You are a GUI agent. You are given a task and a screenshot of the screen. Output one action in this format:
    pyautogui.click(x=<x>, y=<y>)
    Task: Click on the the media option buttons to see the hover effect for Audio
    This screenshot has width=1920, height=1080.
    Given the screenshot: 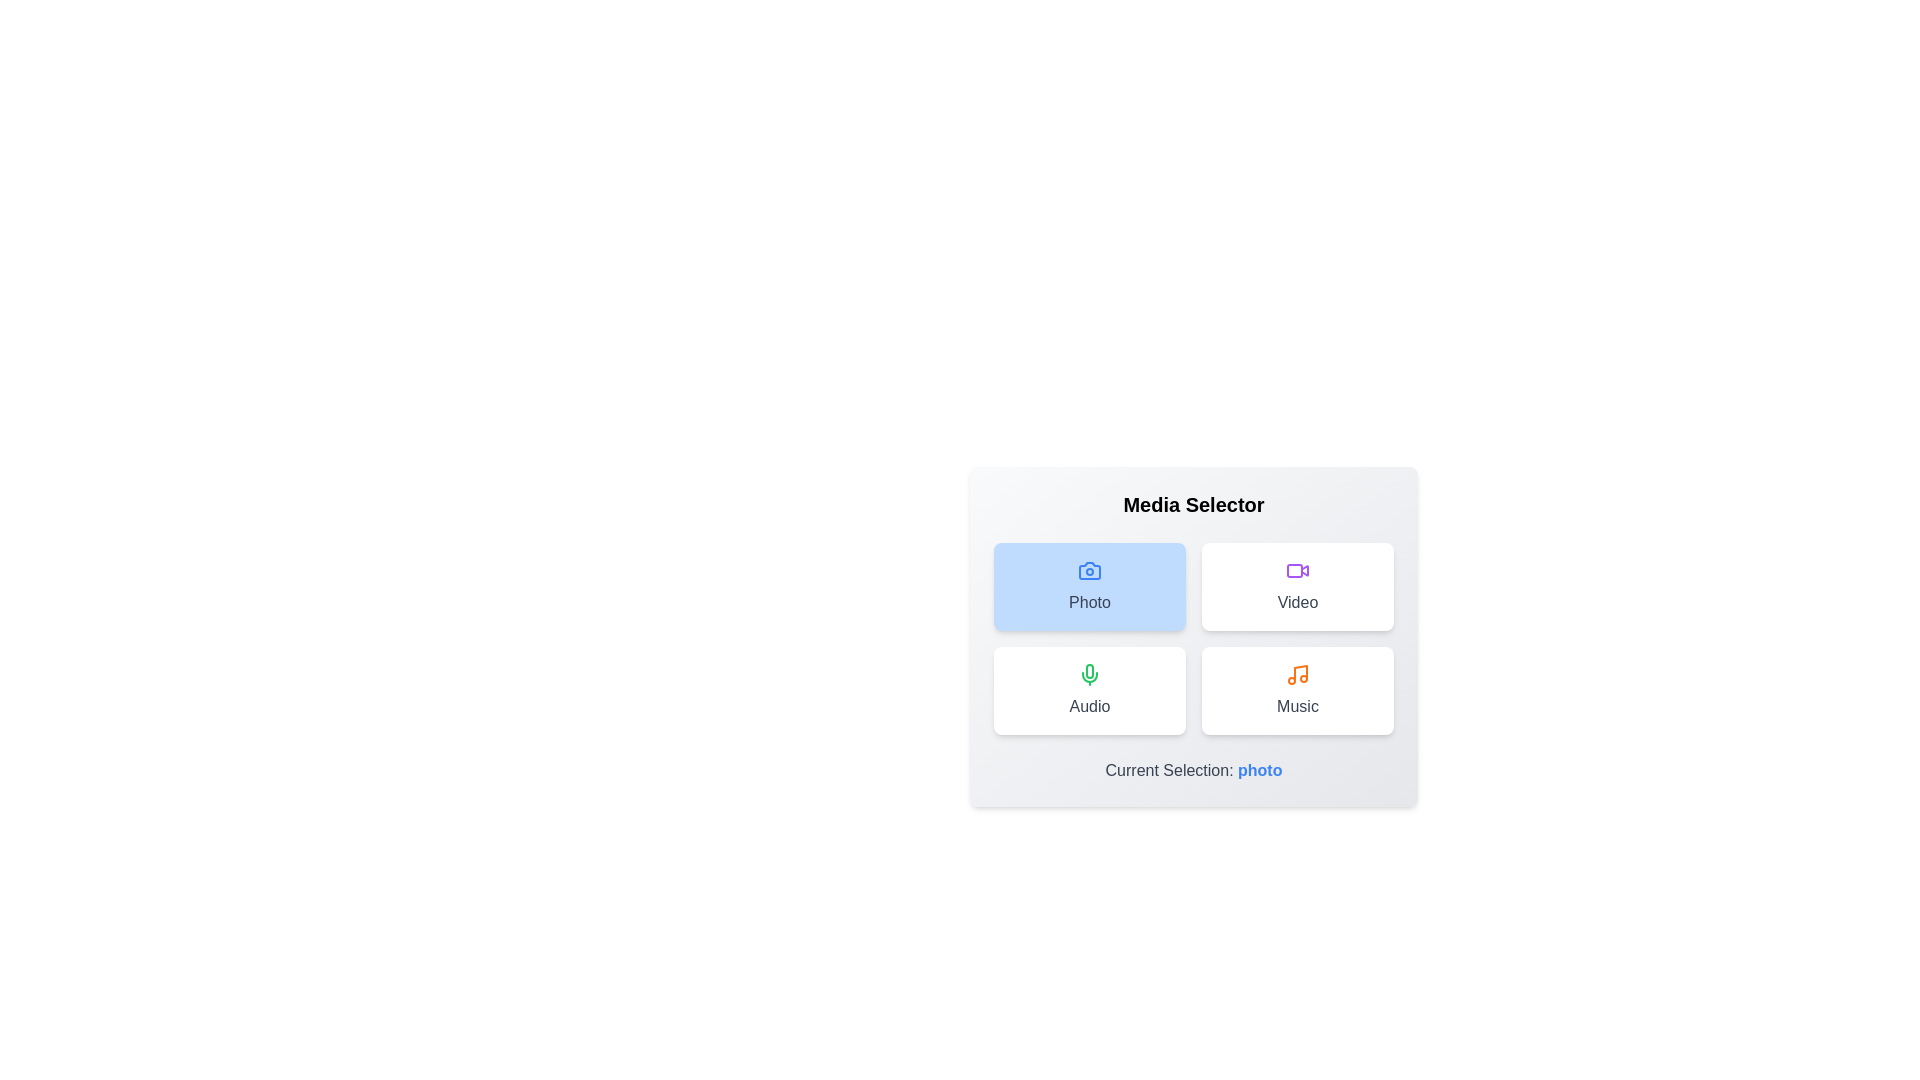 What is the action you would take?
    pyautogui.click(x=1088, y=689)
    